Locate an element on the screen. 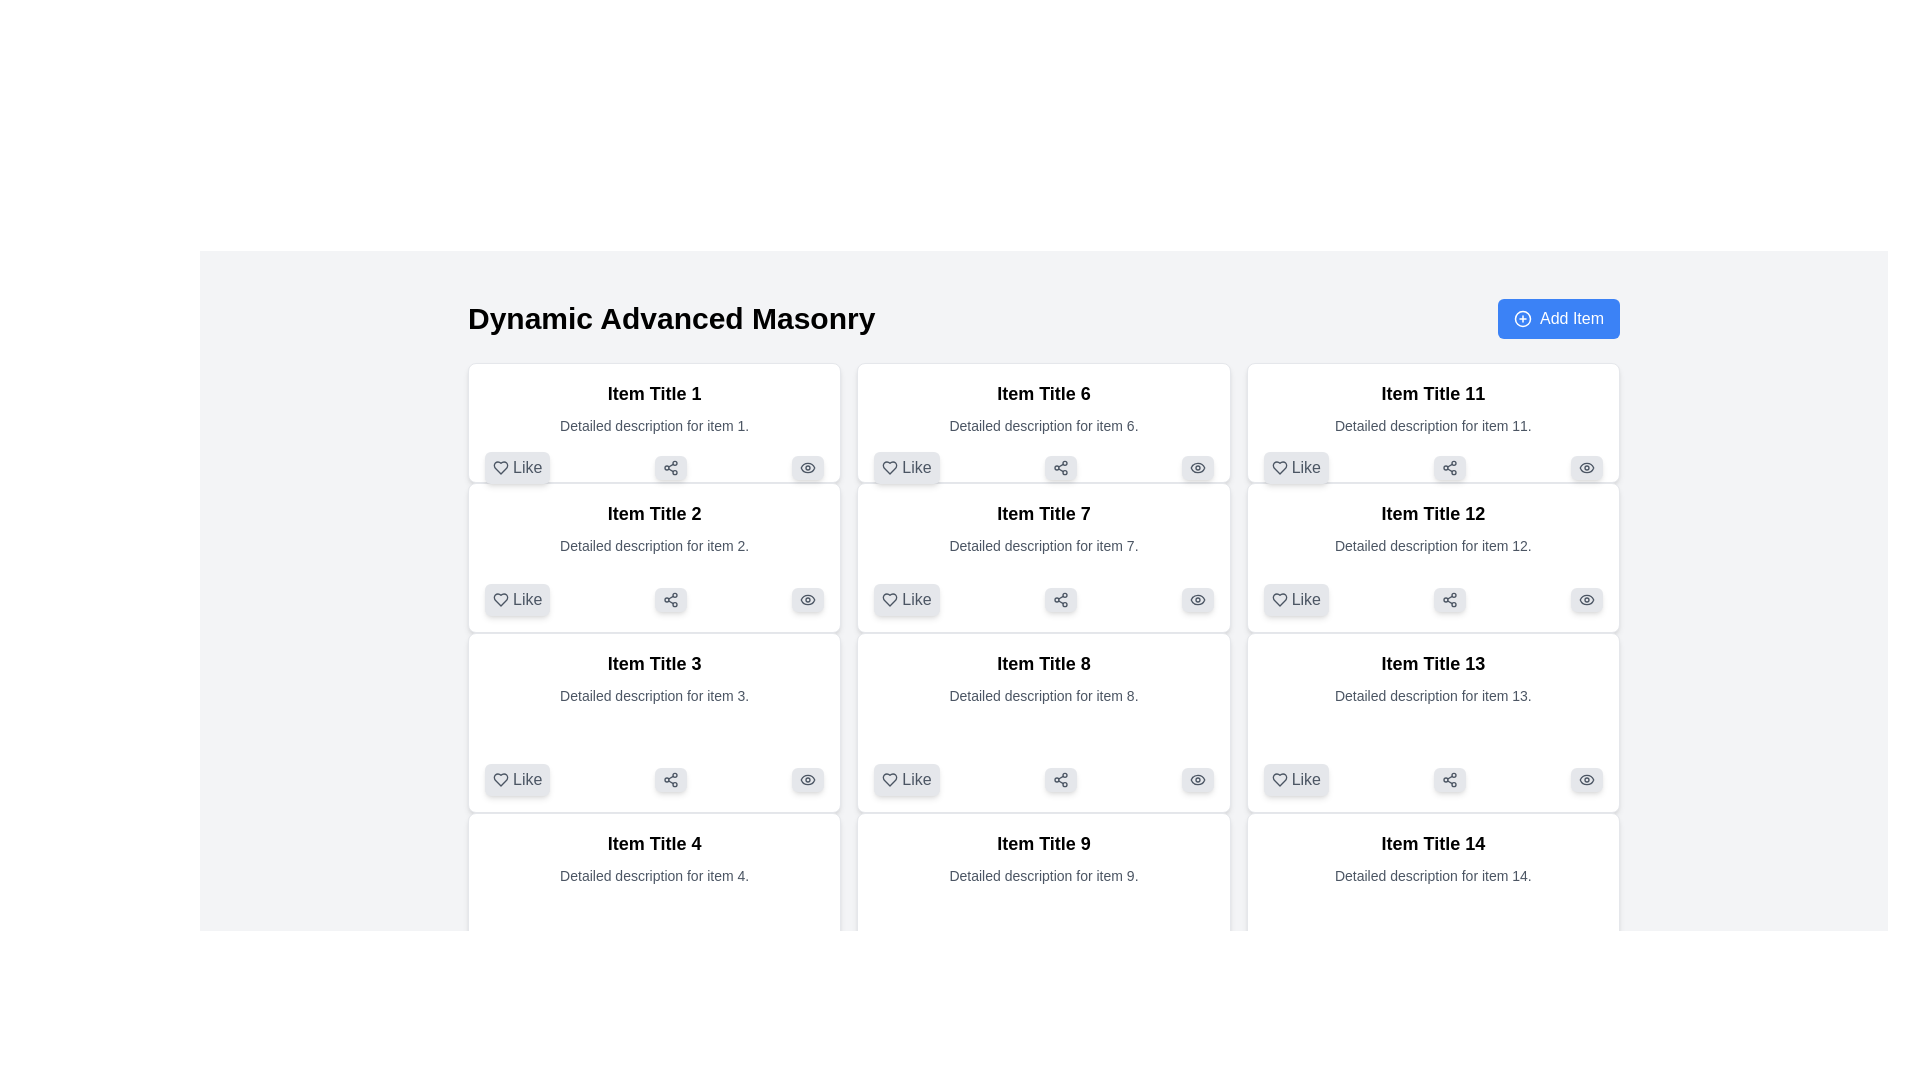 This screenshot has width=1920, height=1080. the heart-shaped like button located under 'Item Title 7' is located at coordinates (889, 599).